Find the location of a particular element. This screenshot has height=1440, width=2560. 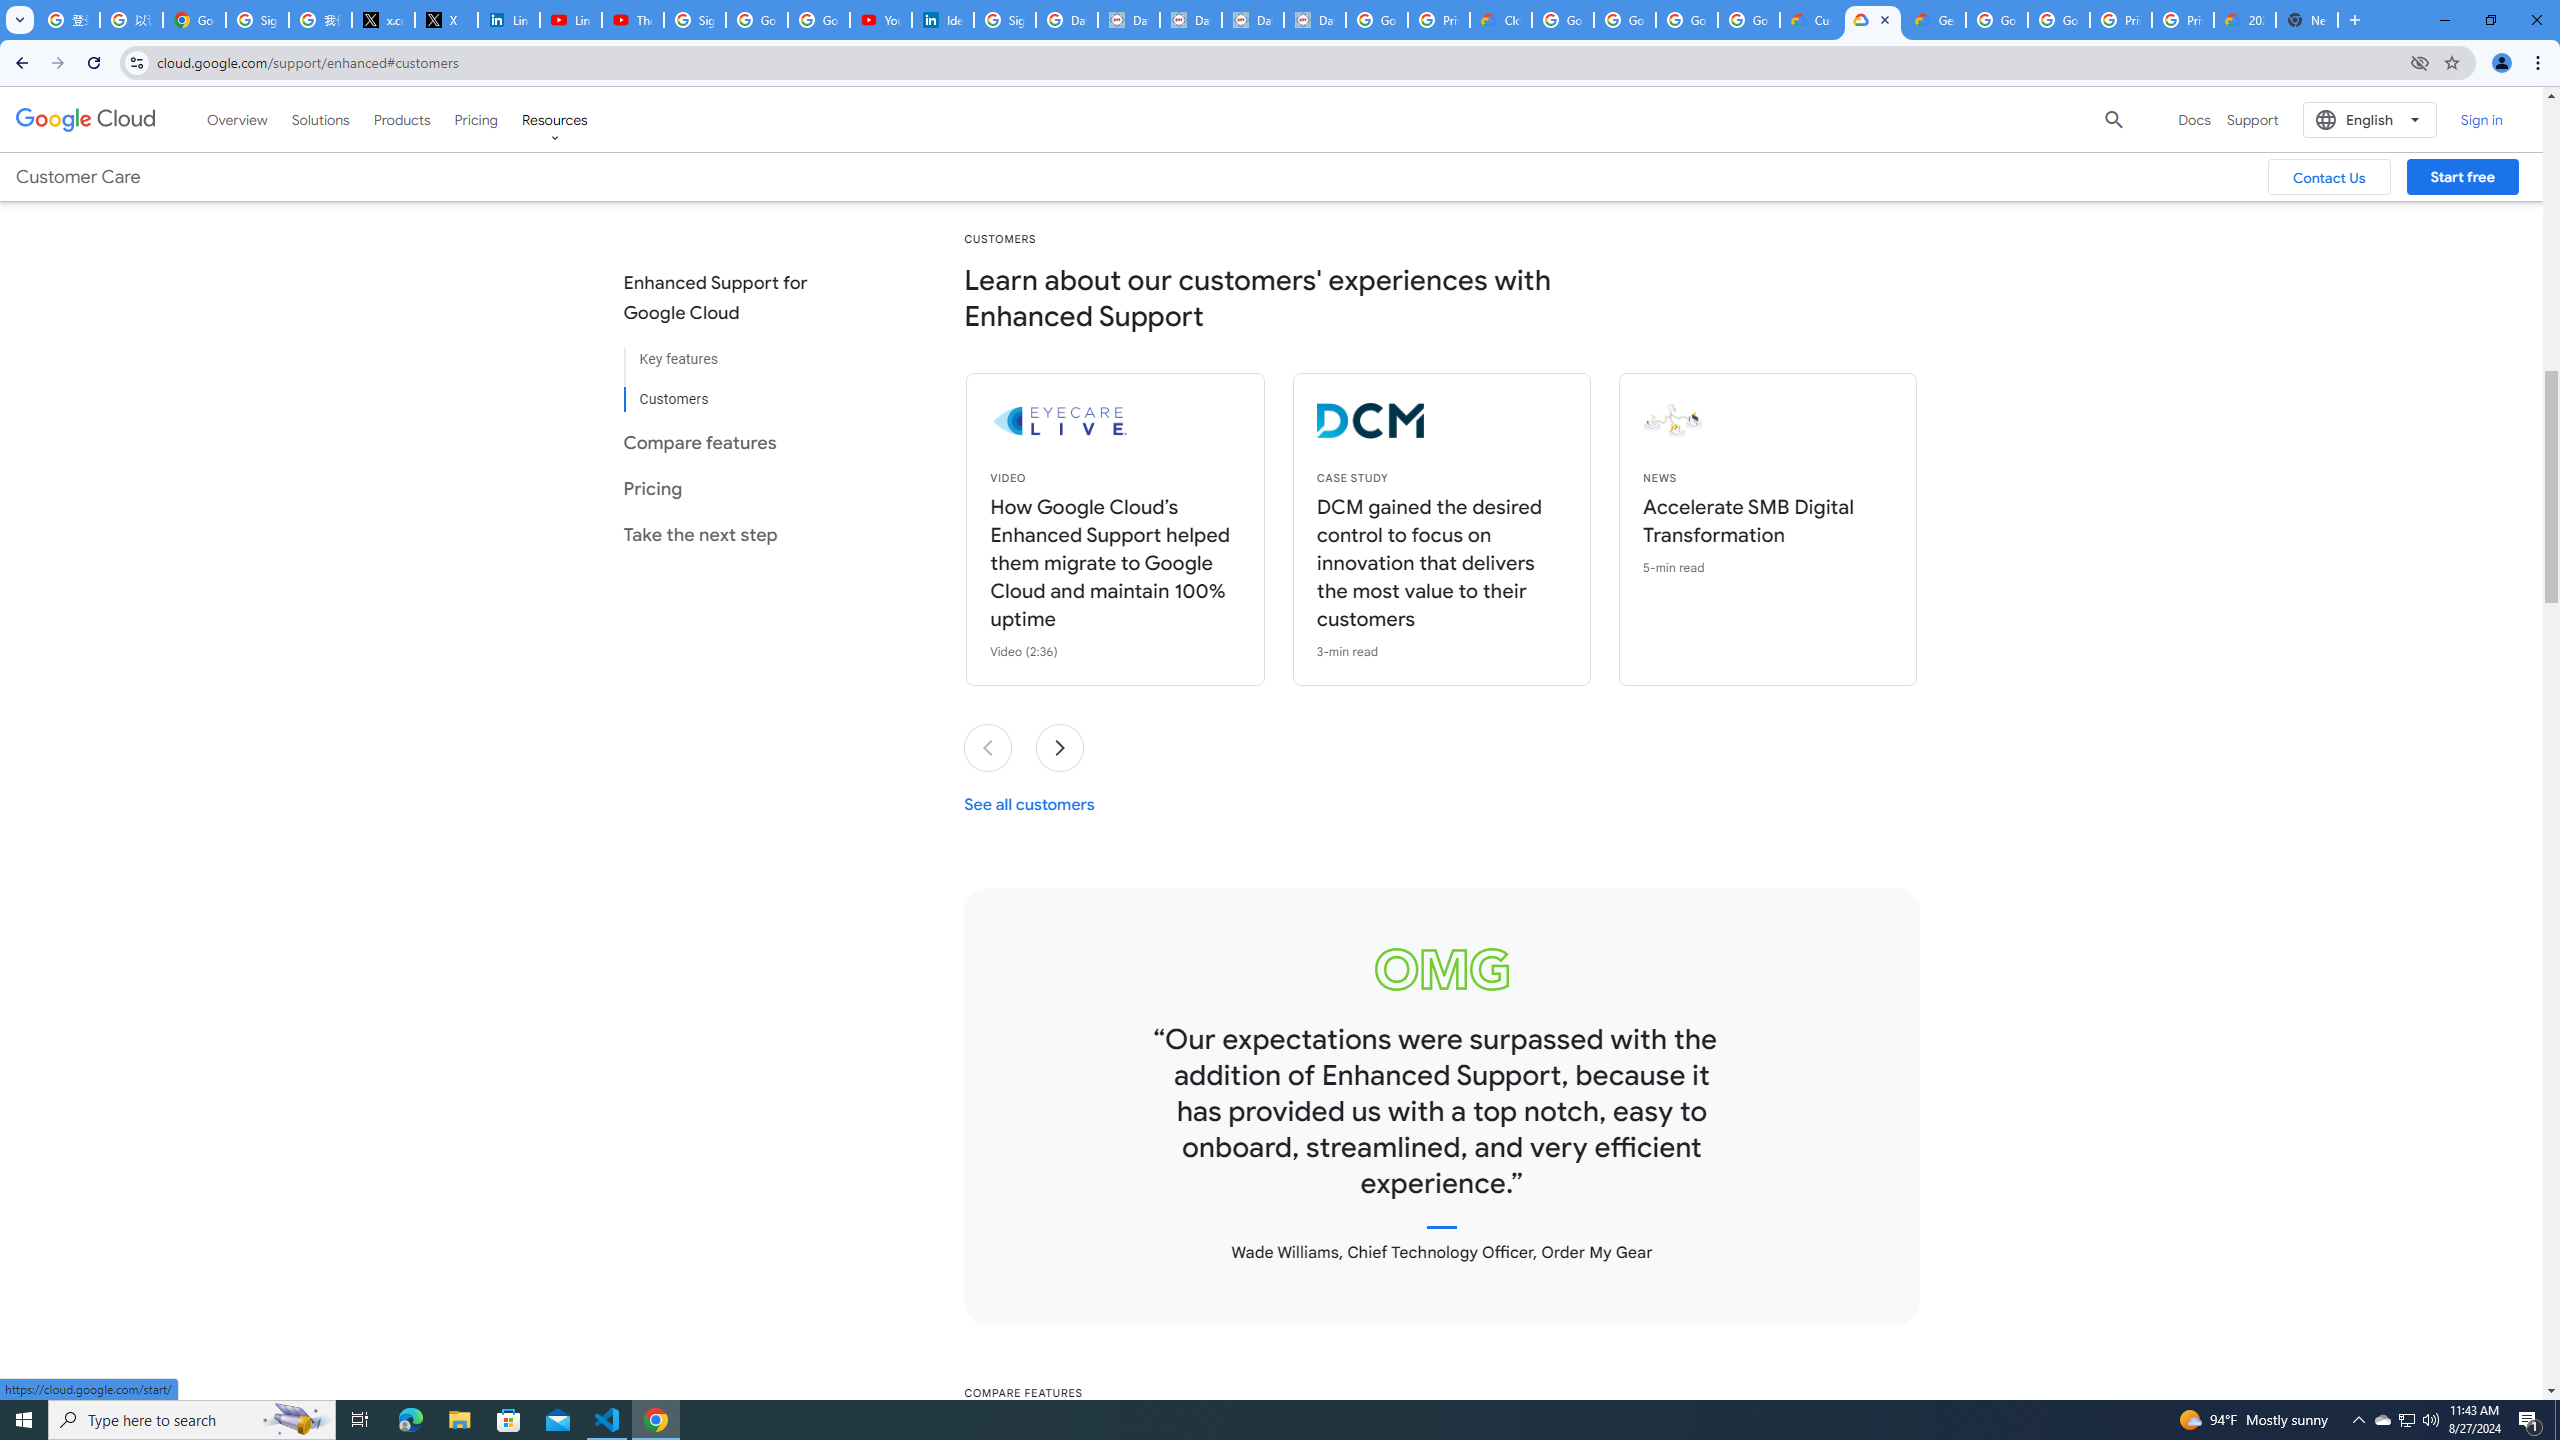

'New Tab' is located at coordinates (2307, 19).